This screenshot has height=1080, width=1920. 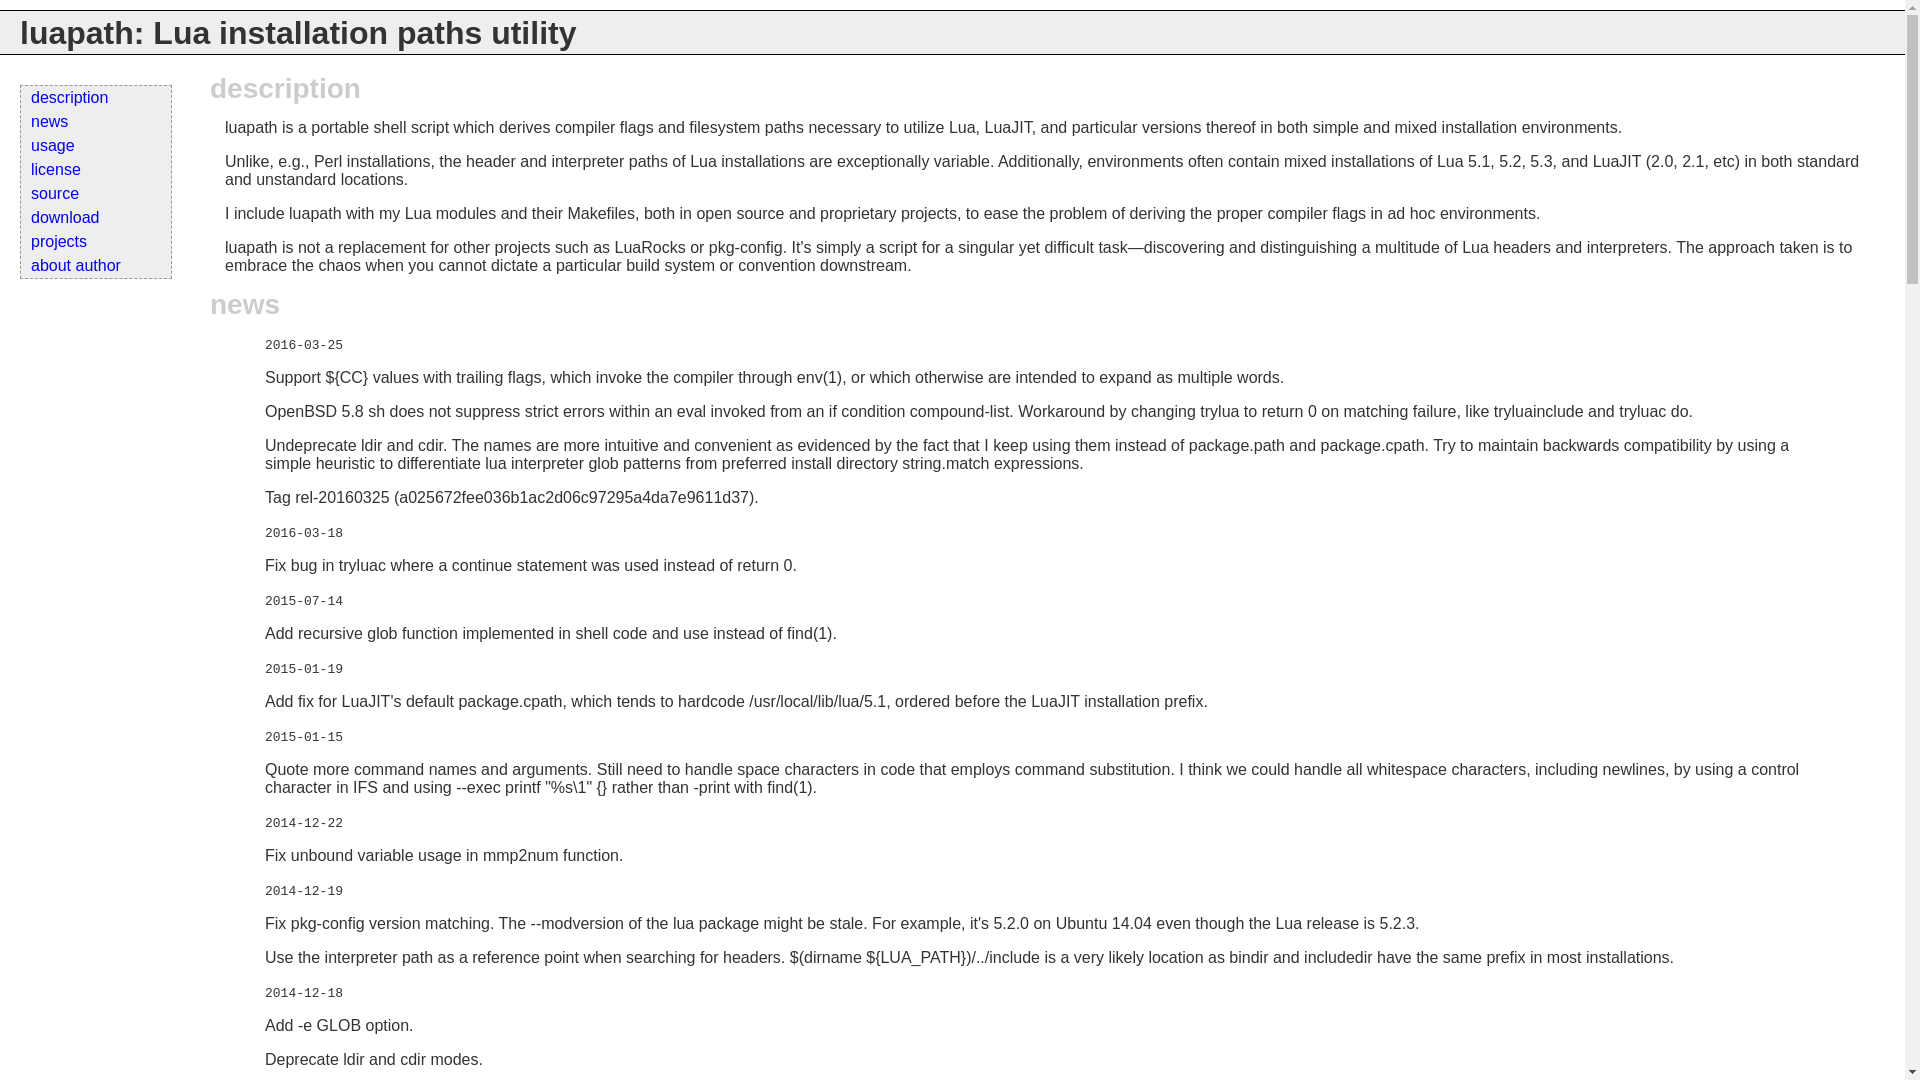 What do you see at coordinates (20, 168) in the screenshot?
I see `'license'` at bounding box center [20, 168].